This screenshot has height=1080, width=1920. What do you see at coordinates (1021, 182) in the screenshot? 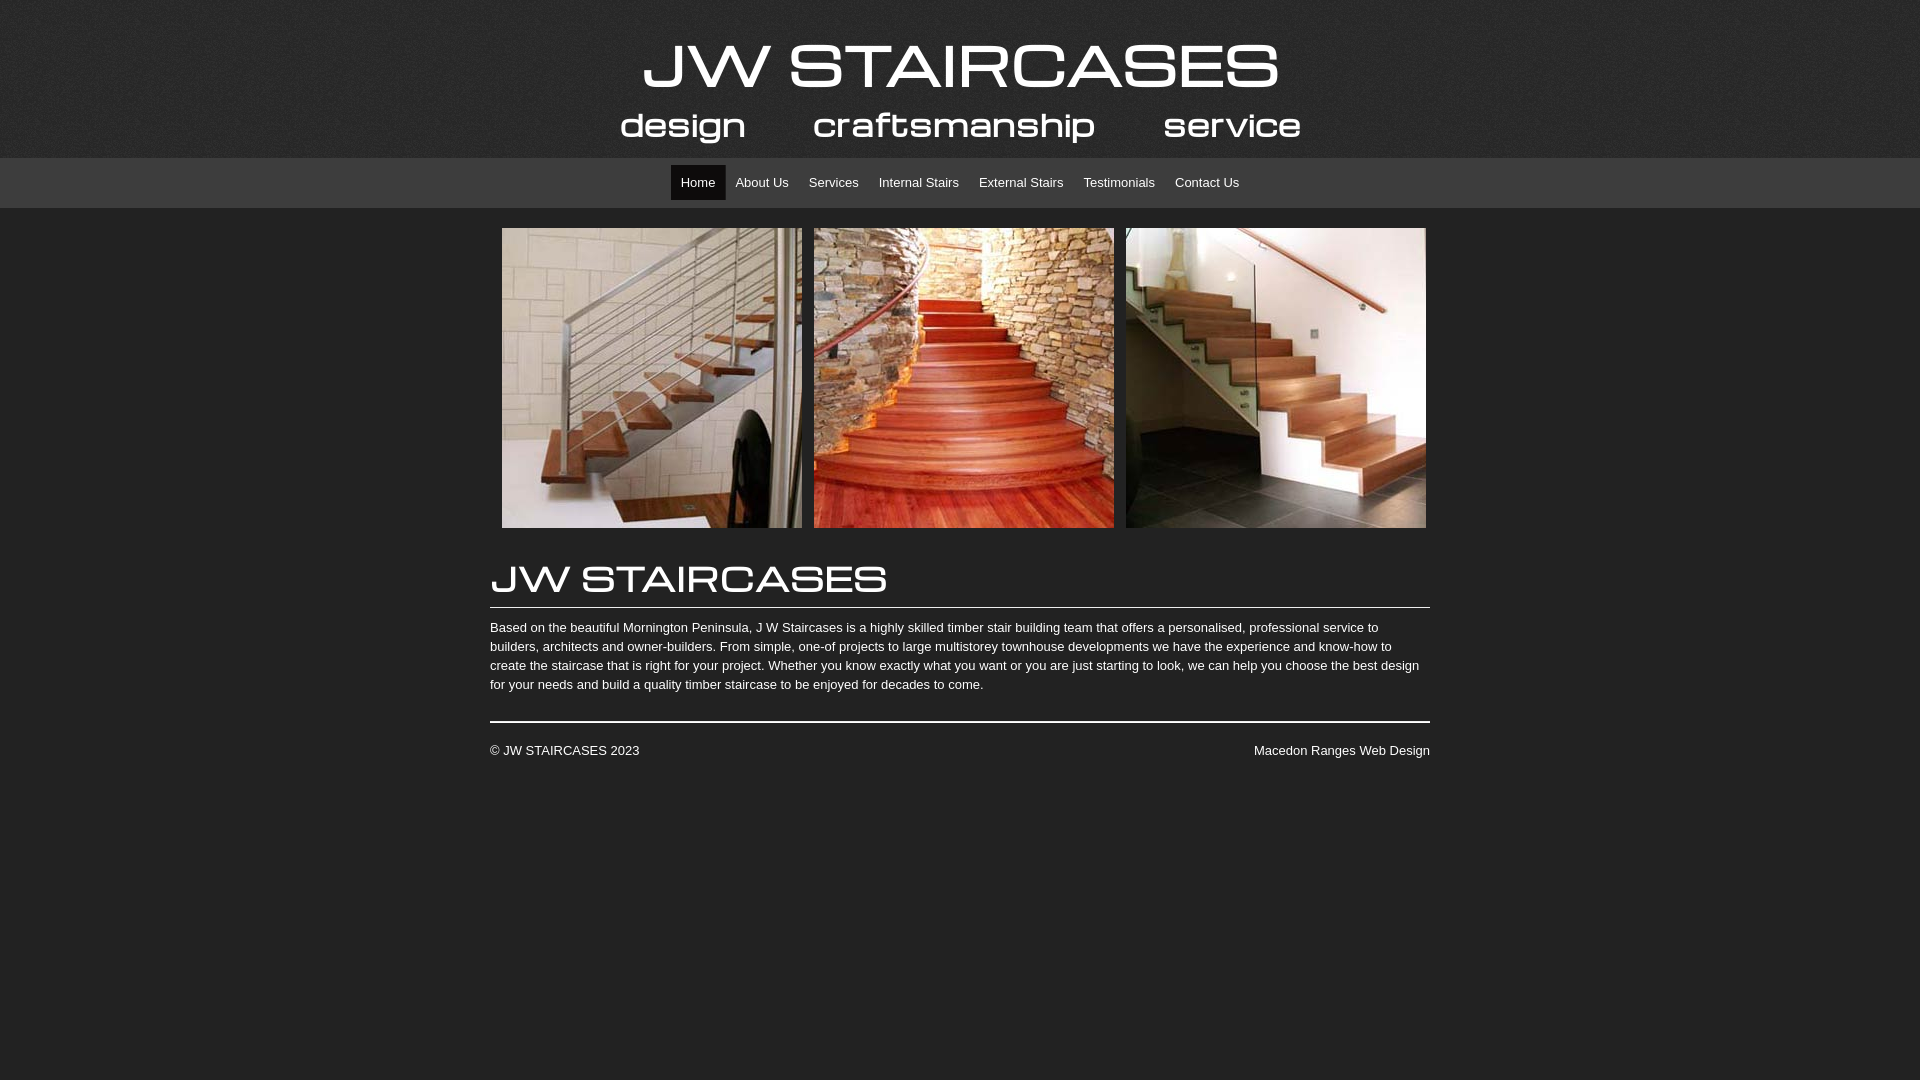
I see `'External Stairs'` at bounding box center [1021, 182].